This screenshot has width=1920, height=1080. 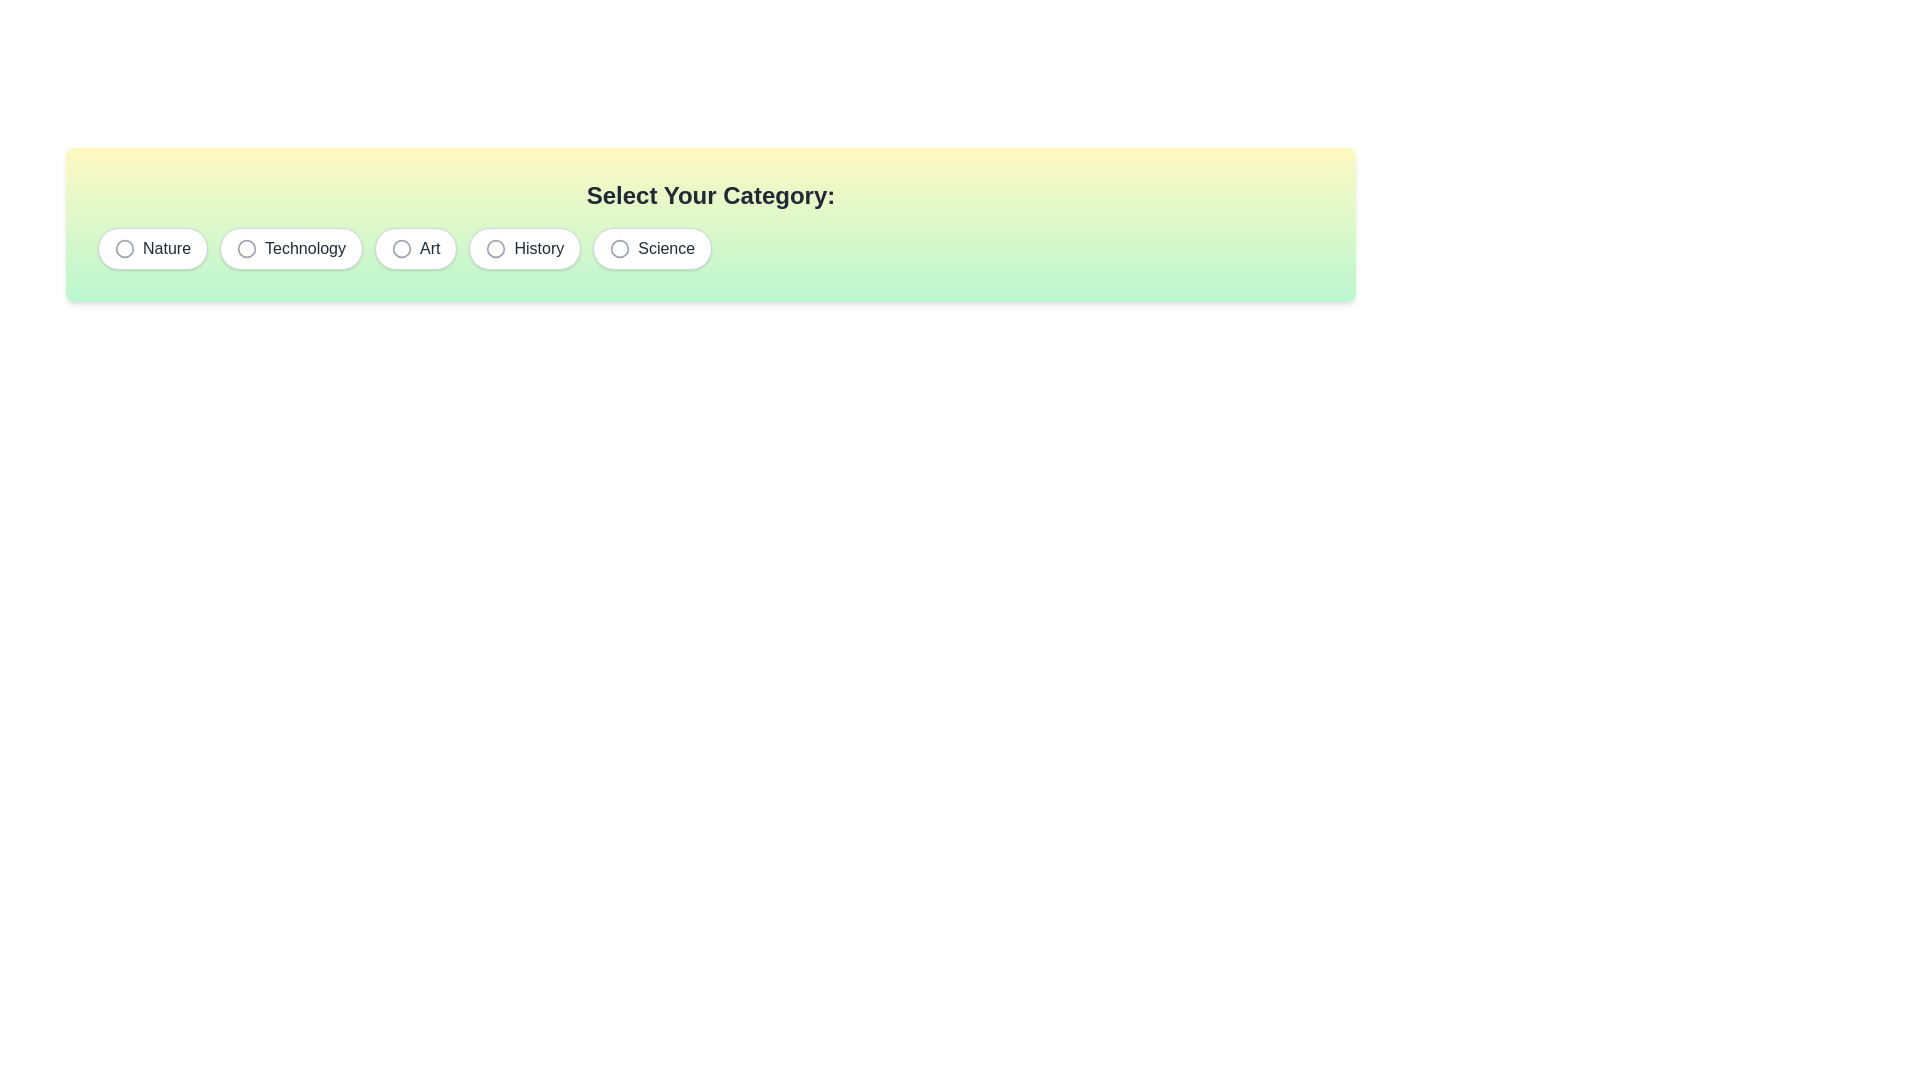 I want to click on the chip corresponding to the category Science, so click(x=652, y=248).